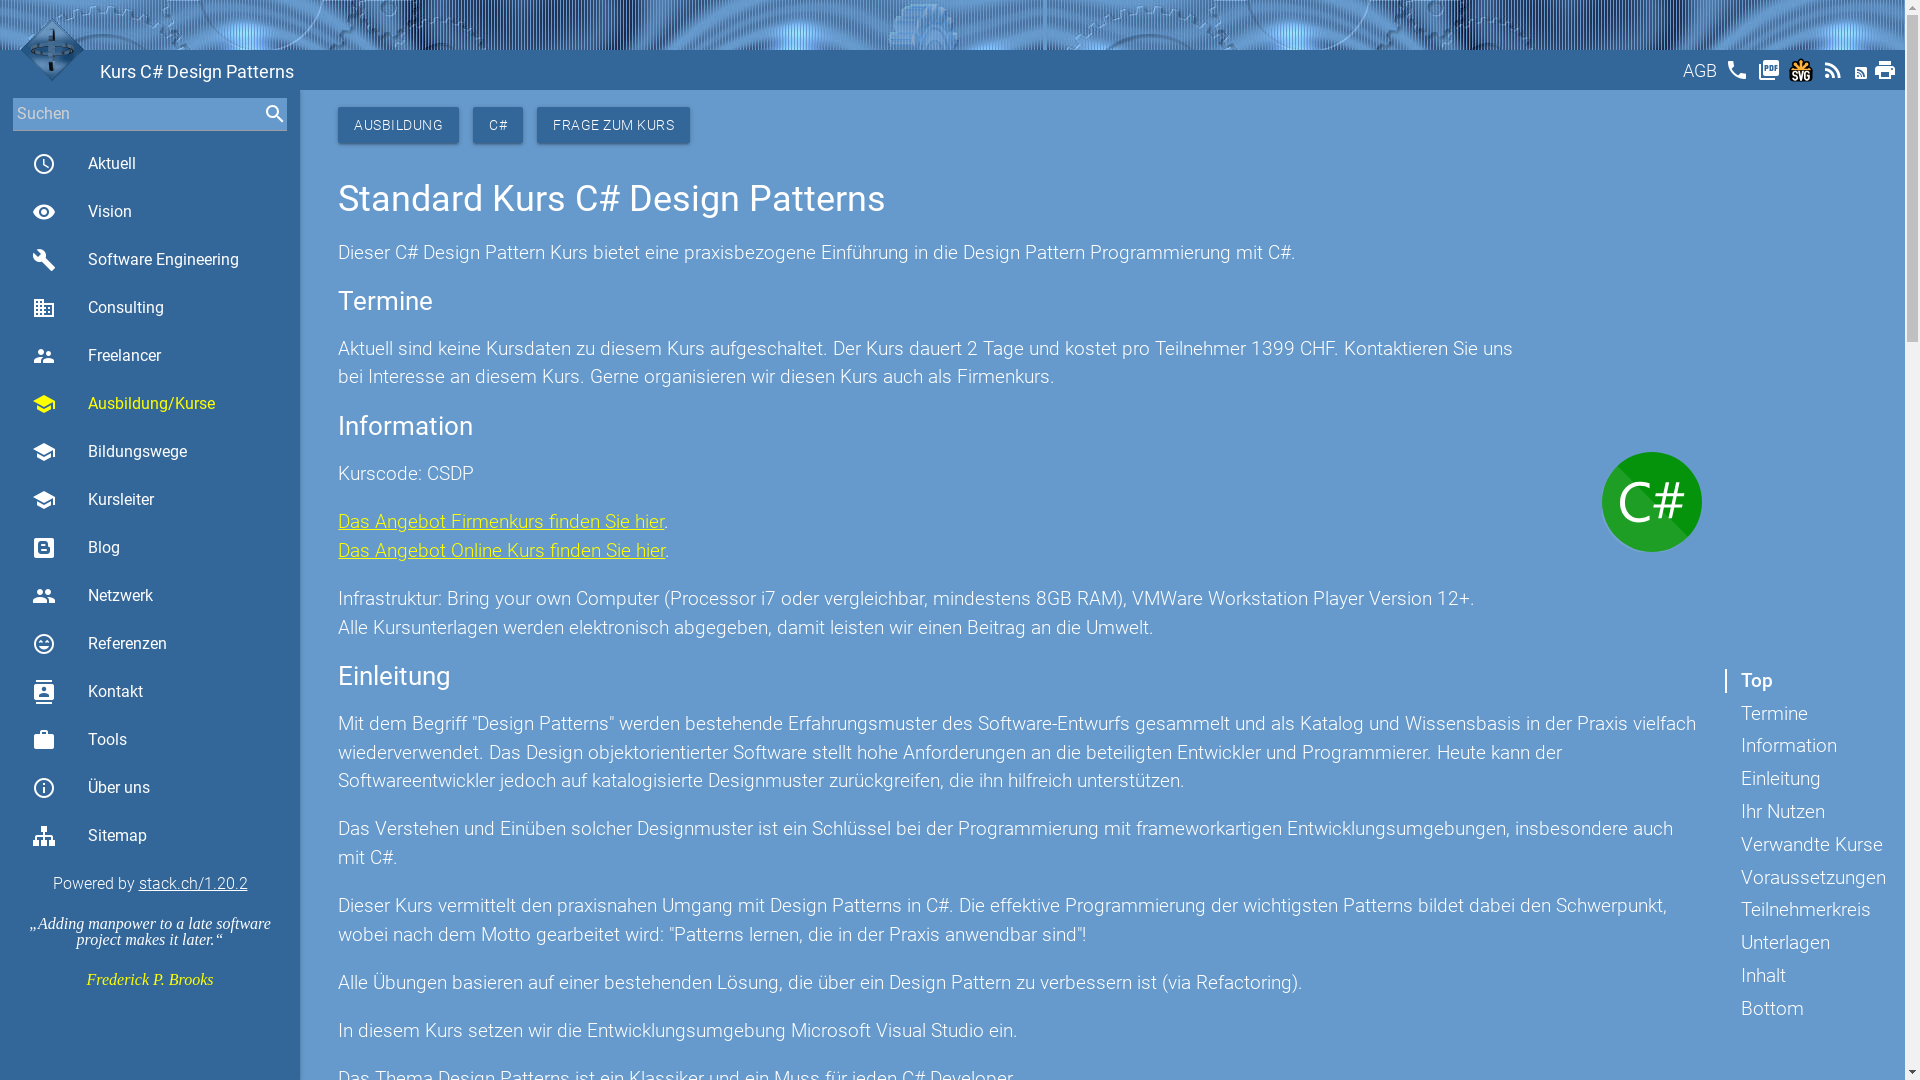  I want to click on 'Bottom', so click(1764, 1009).